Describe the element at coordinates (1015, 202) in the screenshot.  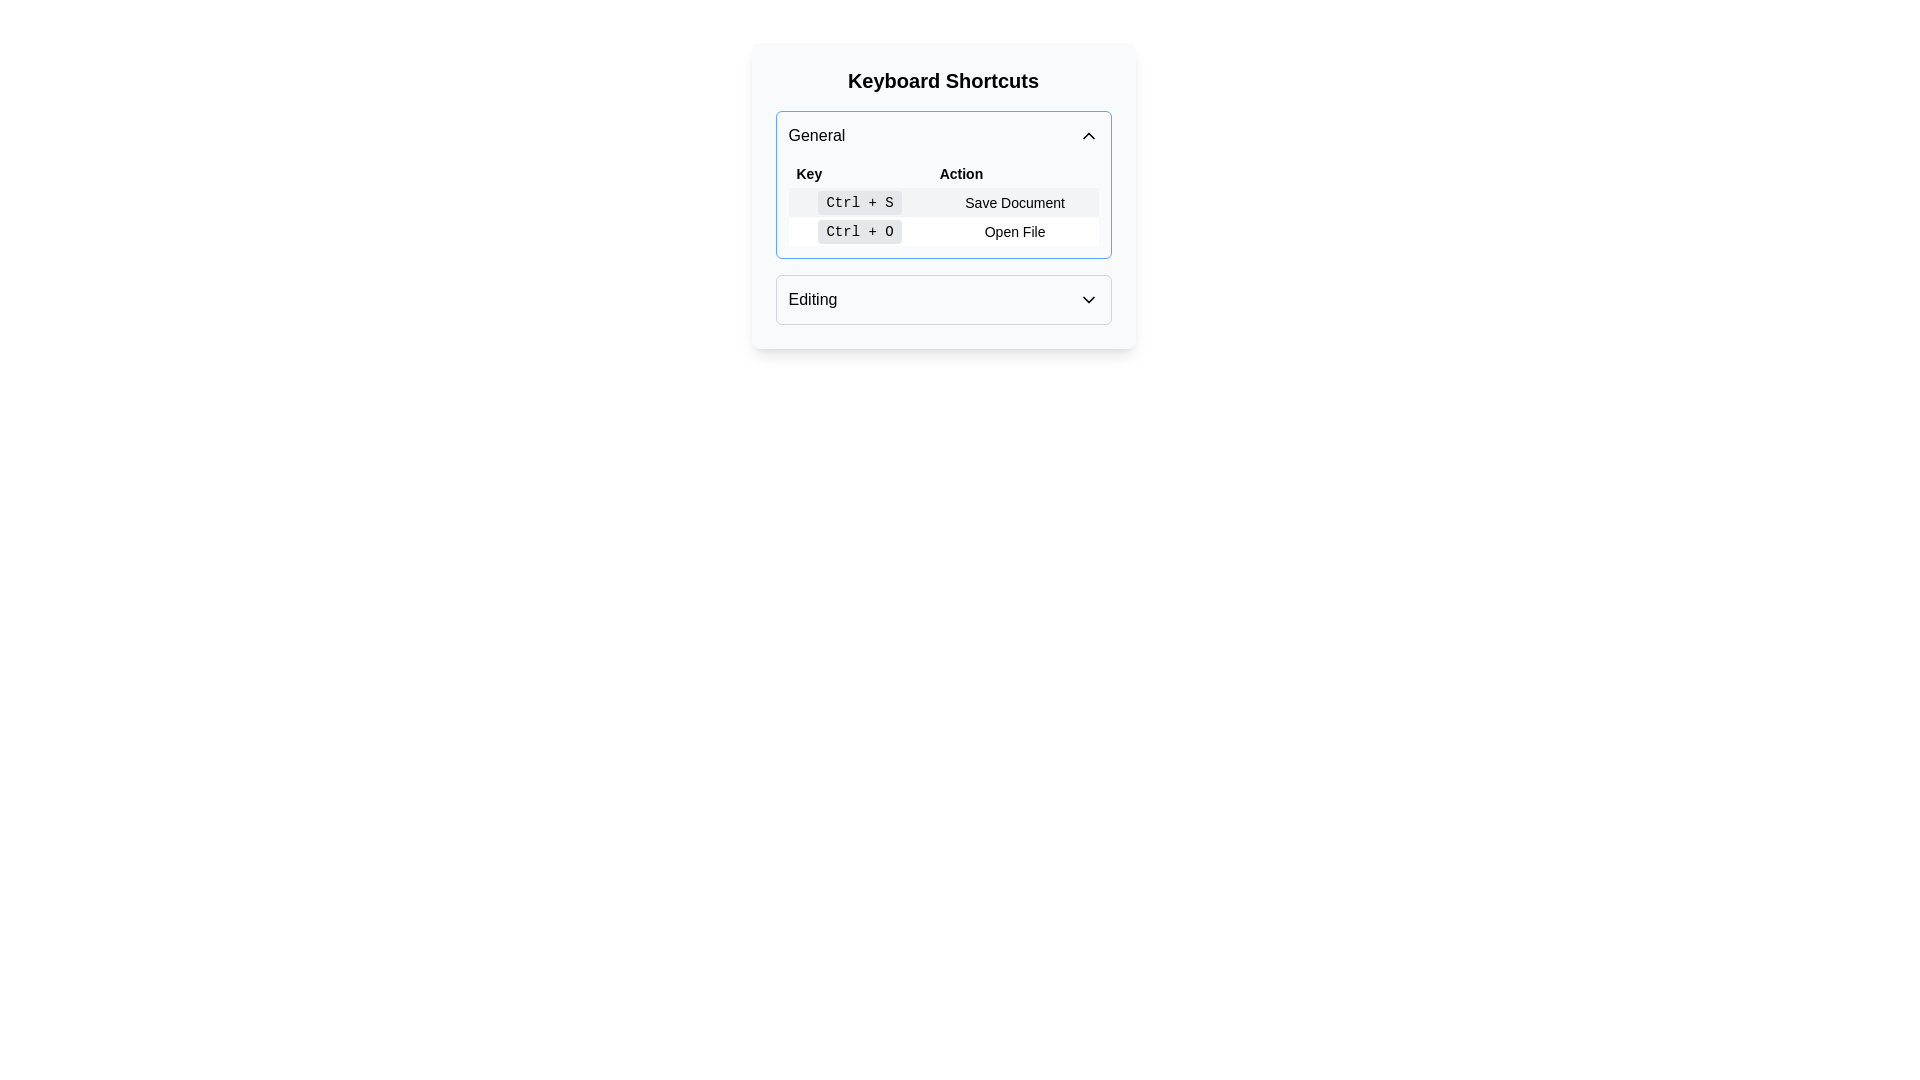
I see `the text label that describes the 'Ctrl + S' keyboard shortcut, which indicates the action for saving a document` at that location.